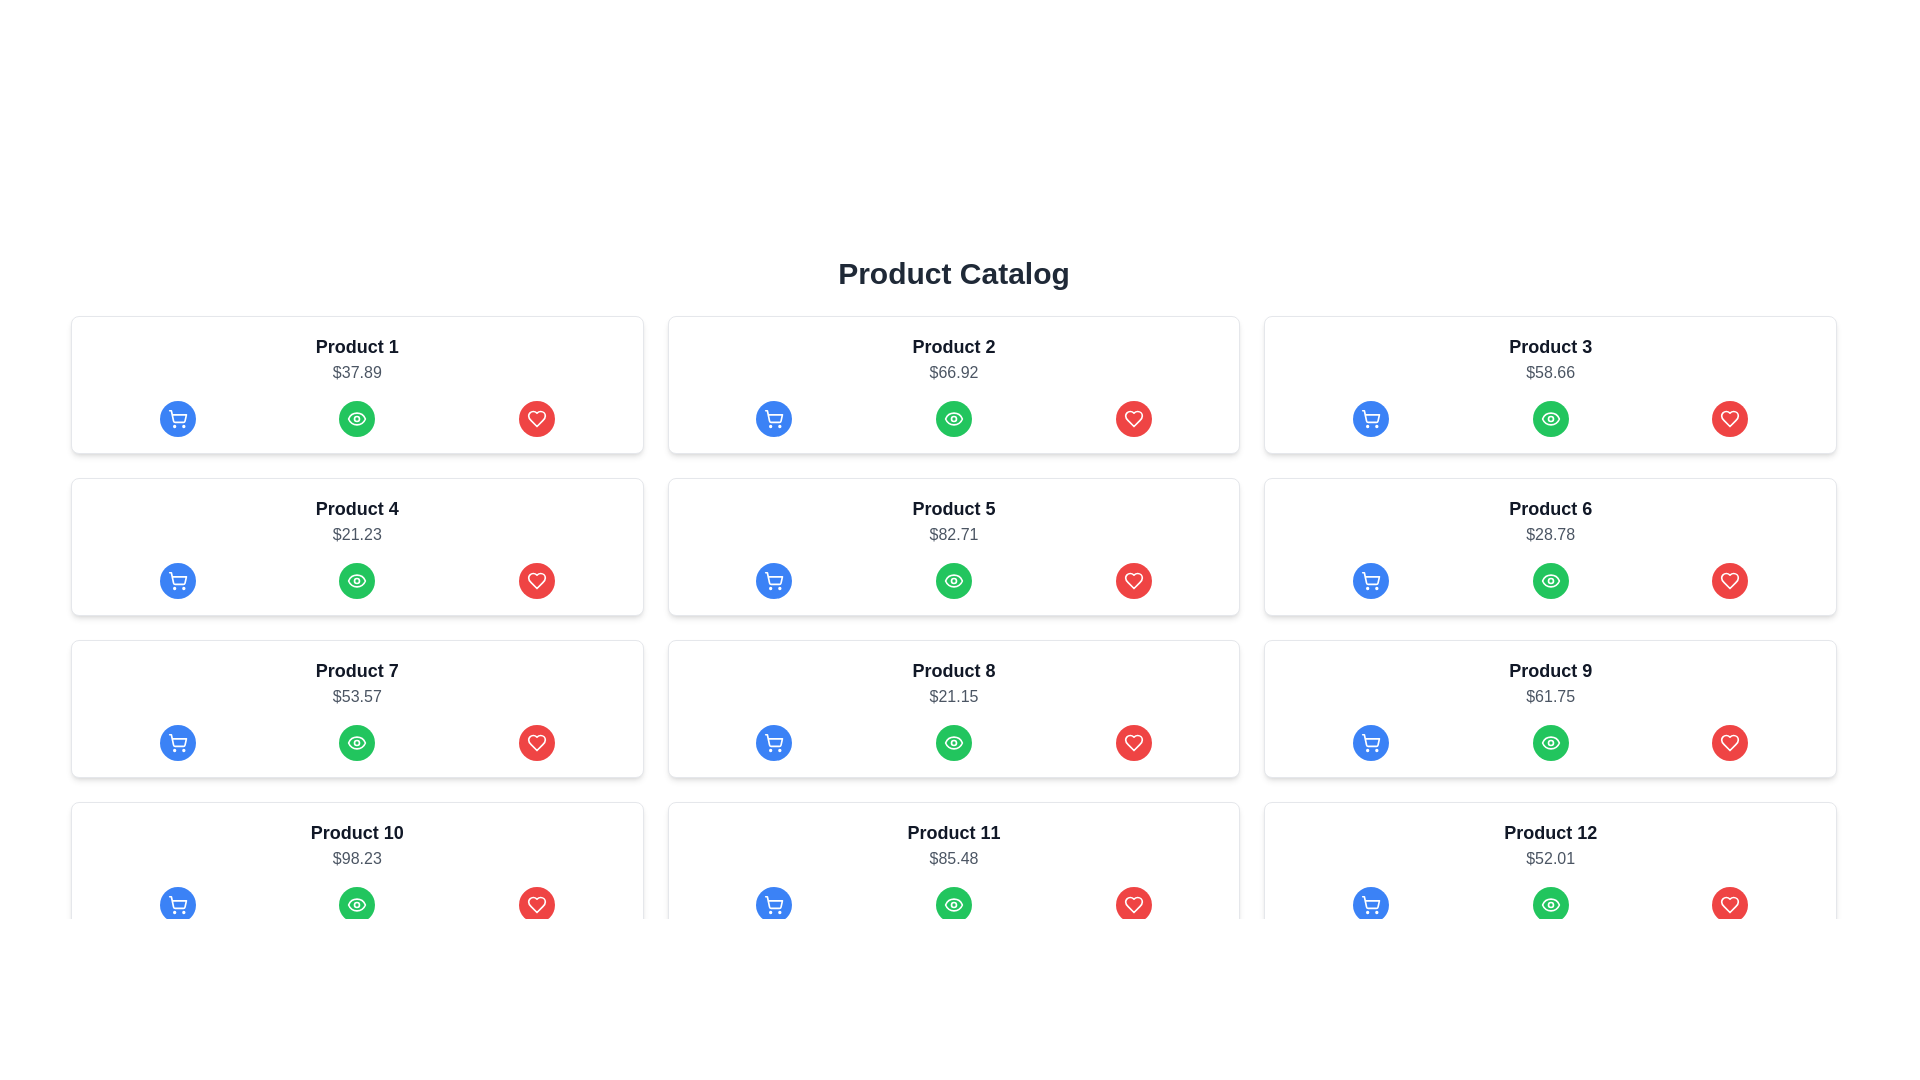  I want to click on the first button in the bottom-left corner of the 'Product 10' card, so click(177, 905).